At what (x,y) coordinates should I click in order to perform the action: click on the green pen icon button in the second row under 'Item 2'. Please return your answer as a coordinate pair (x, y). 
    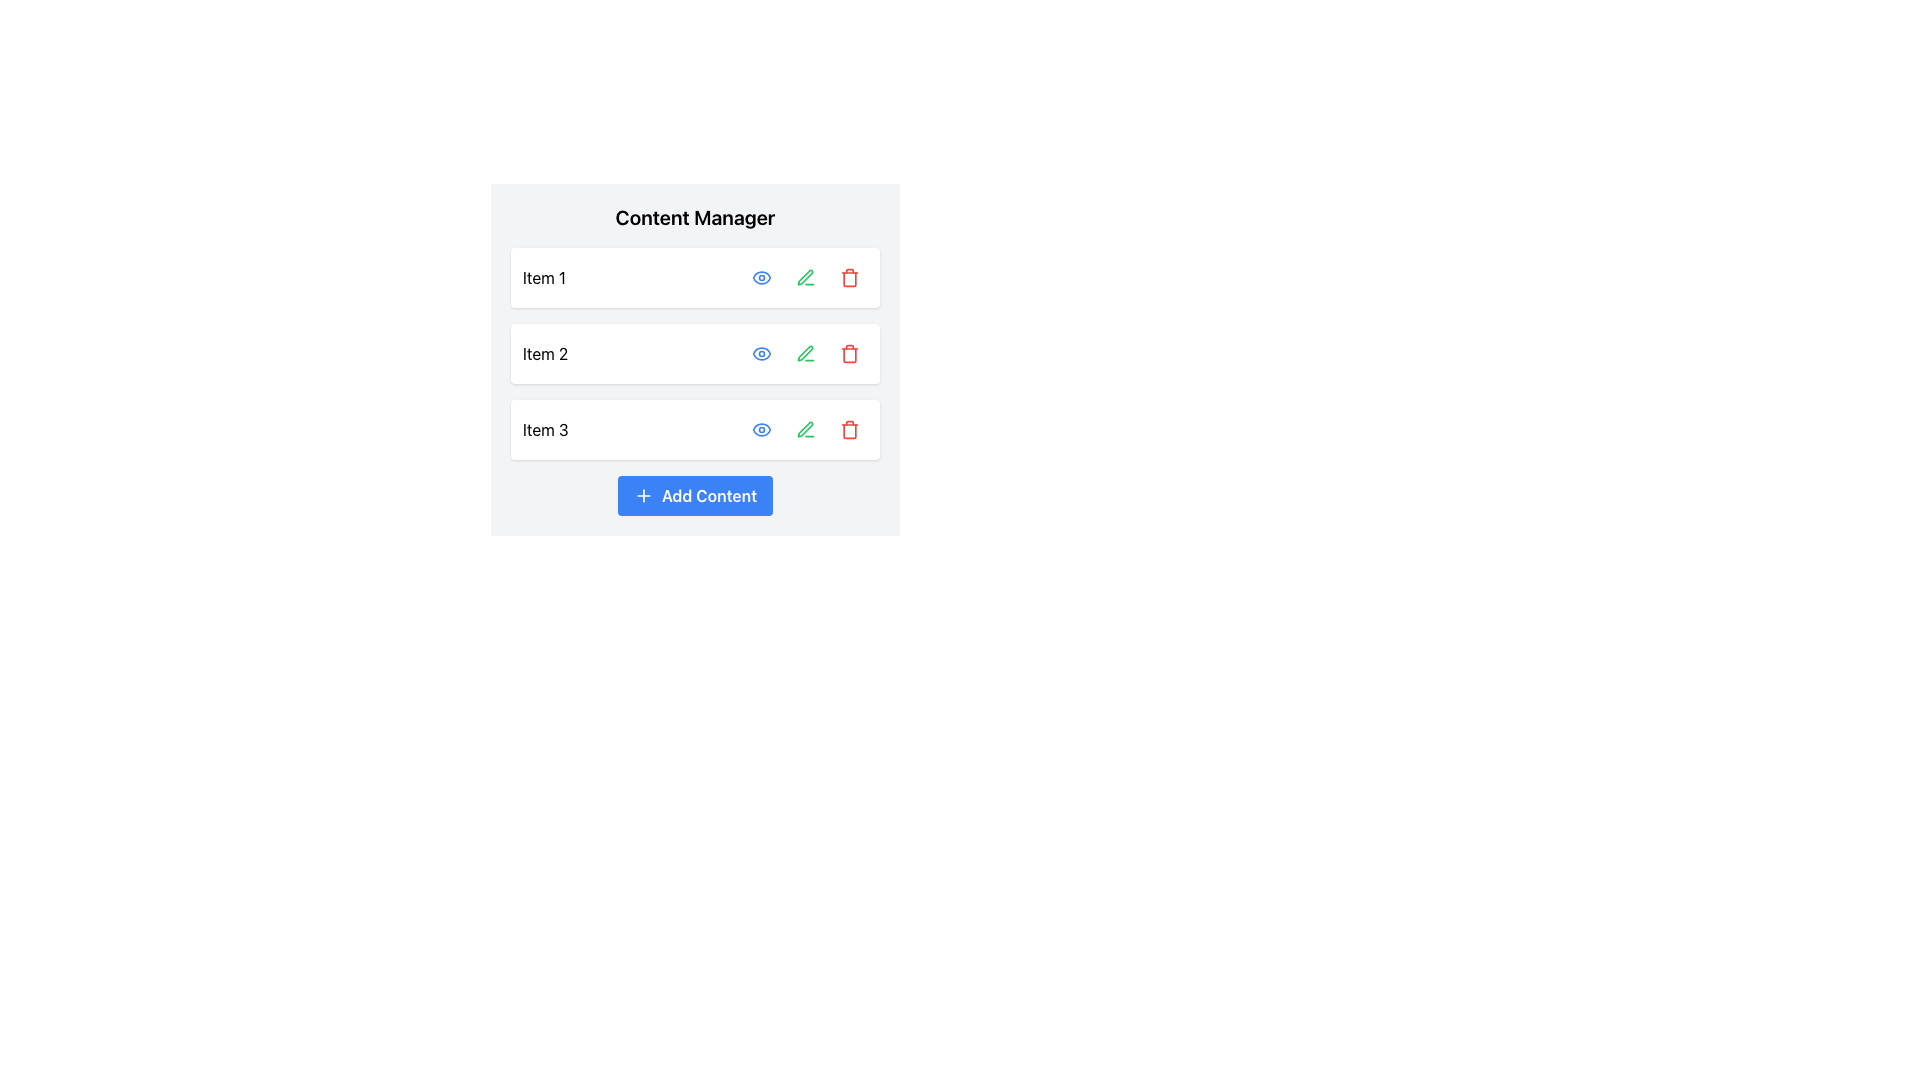
    Looking at the image, I should click on (806, 353).